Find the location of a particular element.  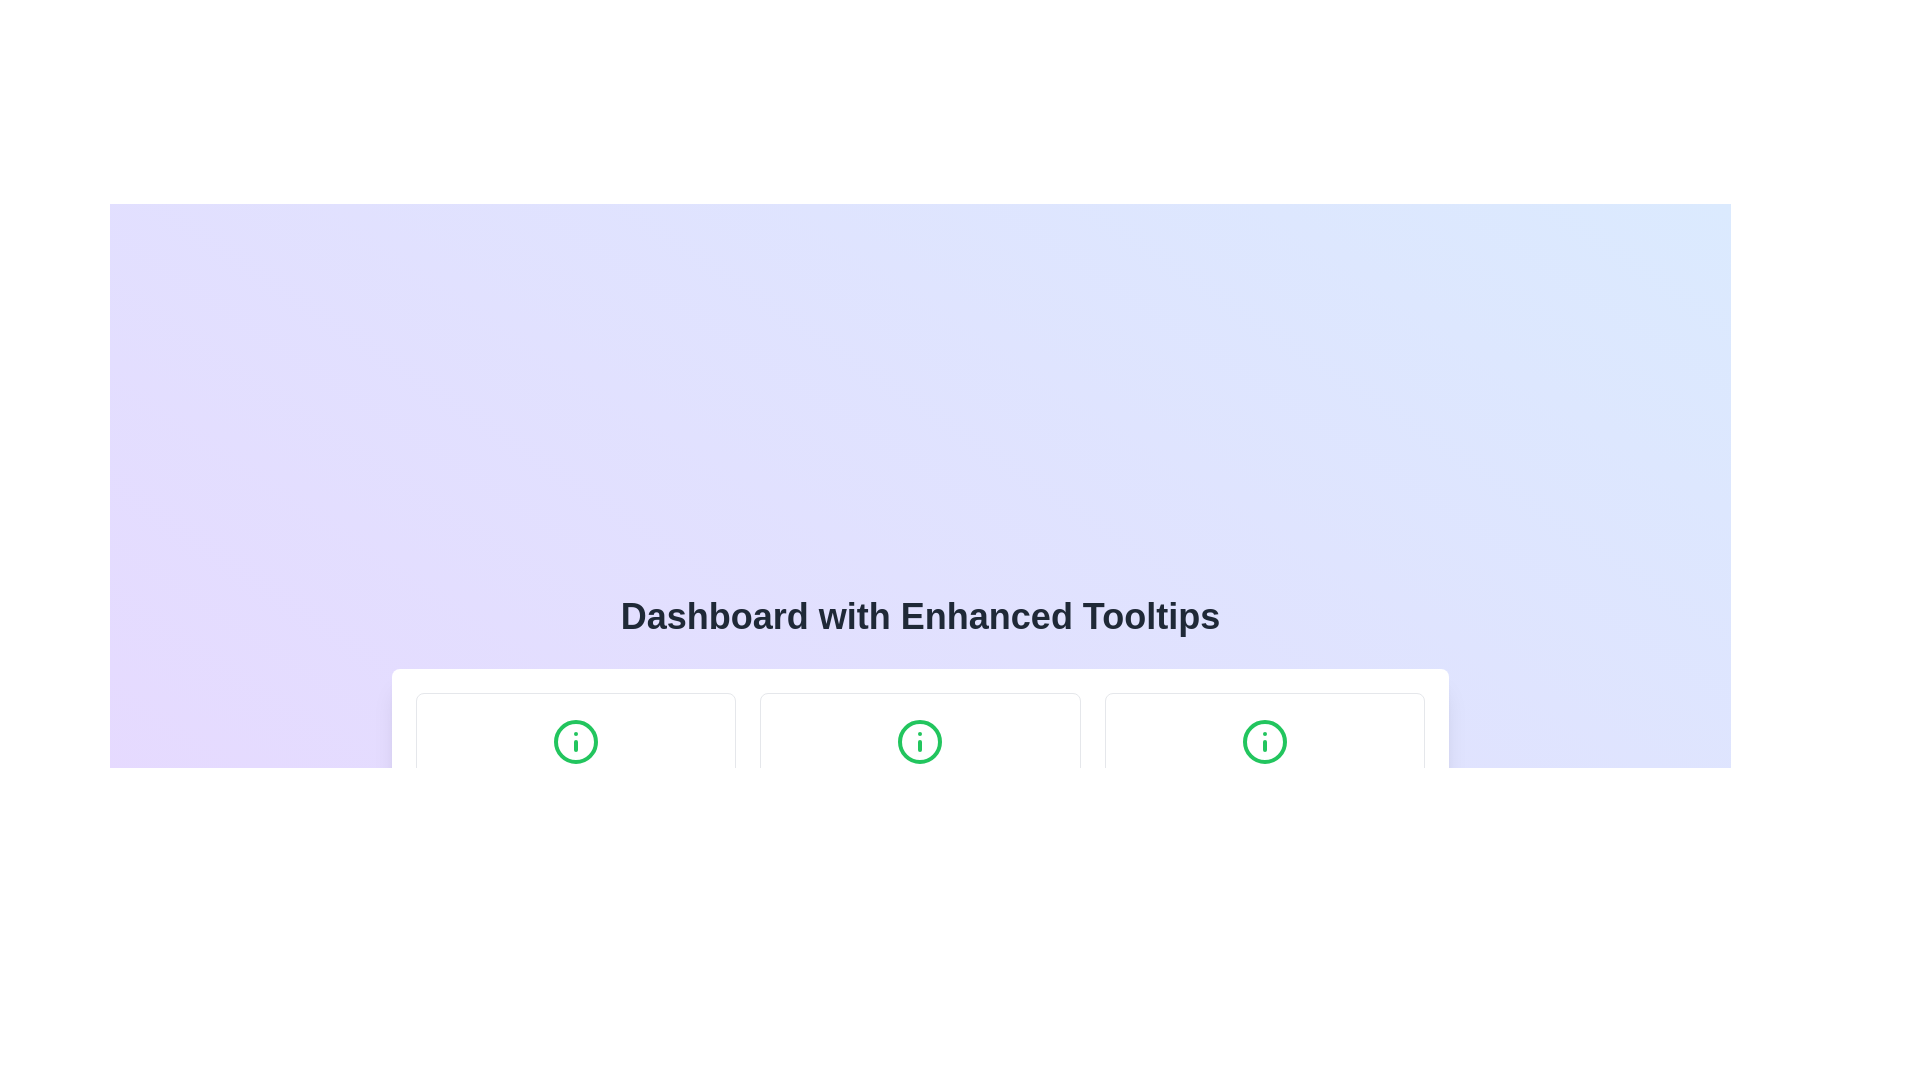

the Tooltip that provides additional context about the 'Profile Settings' functionality, located below the 'Profile Settings' title and description is located at coordinates (575, 920).